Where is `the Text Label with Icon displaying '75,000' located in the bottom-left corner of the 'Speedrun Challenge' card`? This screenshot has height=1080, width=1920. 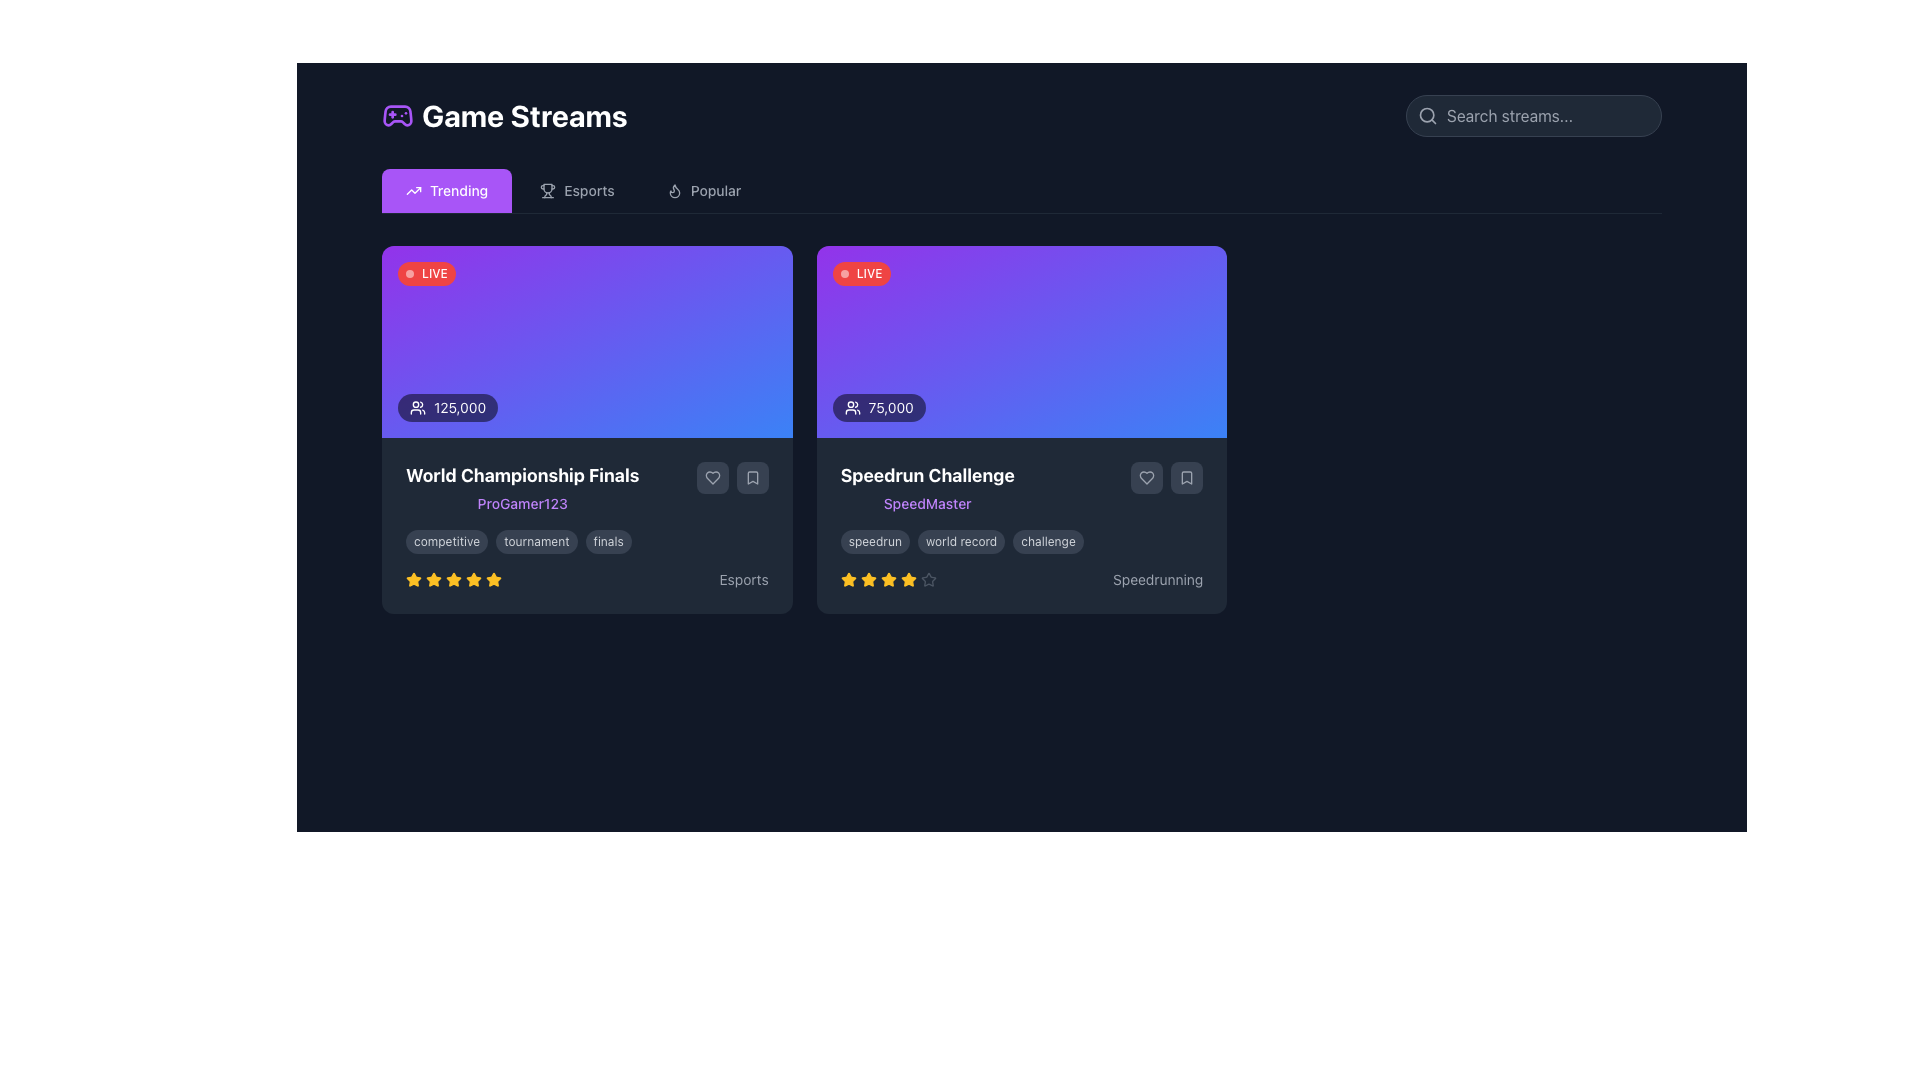
the Text Label with Icon displaying '75,000' located in the bottom-left corner of the 'Speedrun Challenge' card is located at coordinates (879, 407).